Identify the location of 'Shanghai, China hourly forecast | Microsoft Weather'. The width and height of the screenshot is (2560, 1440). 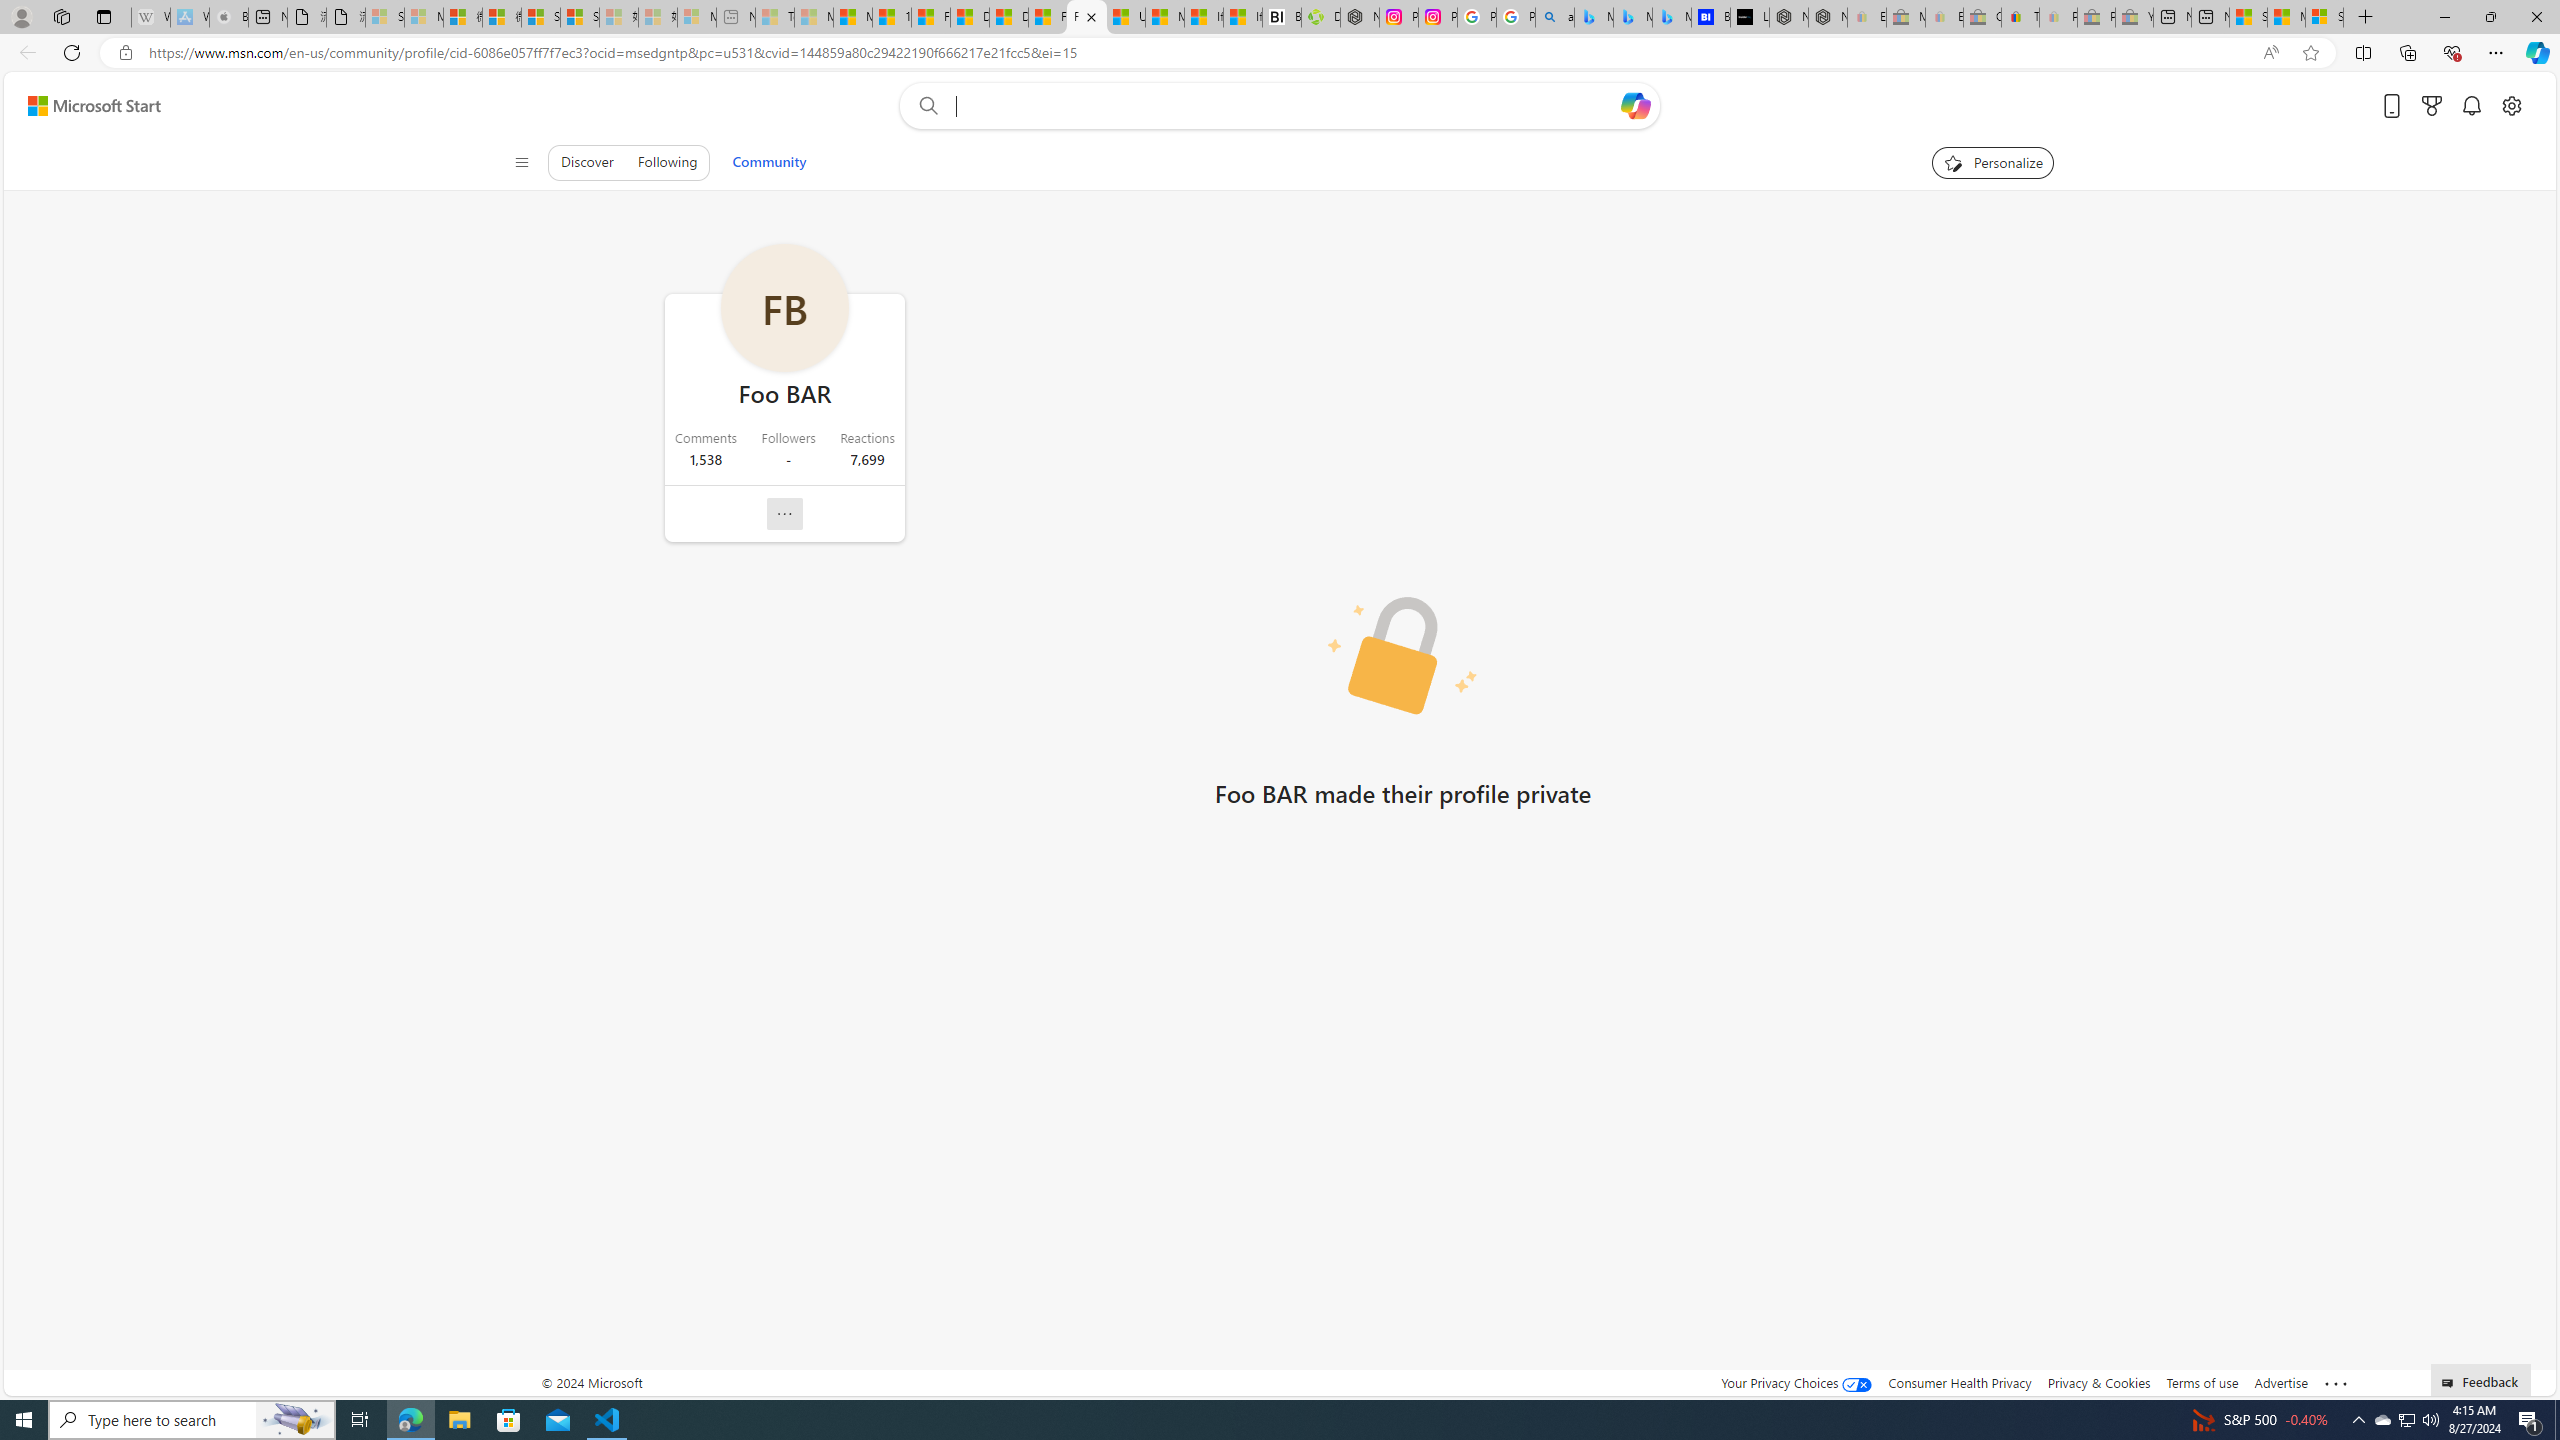
(2247, 16).